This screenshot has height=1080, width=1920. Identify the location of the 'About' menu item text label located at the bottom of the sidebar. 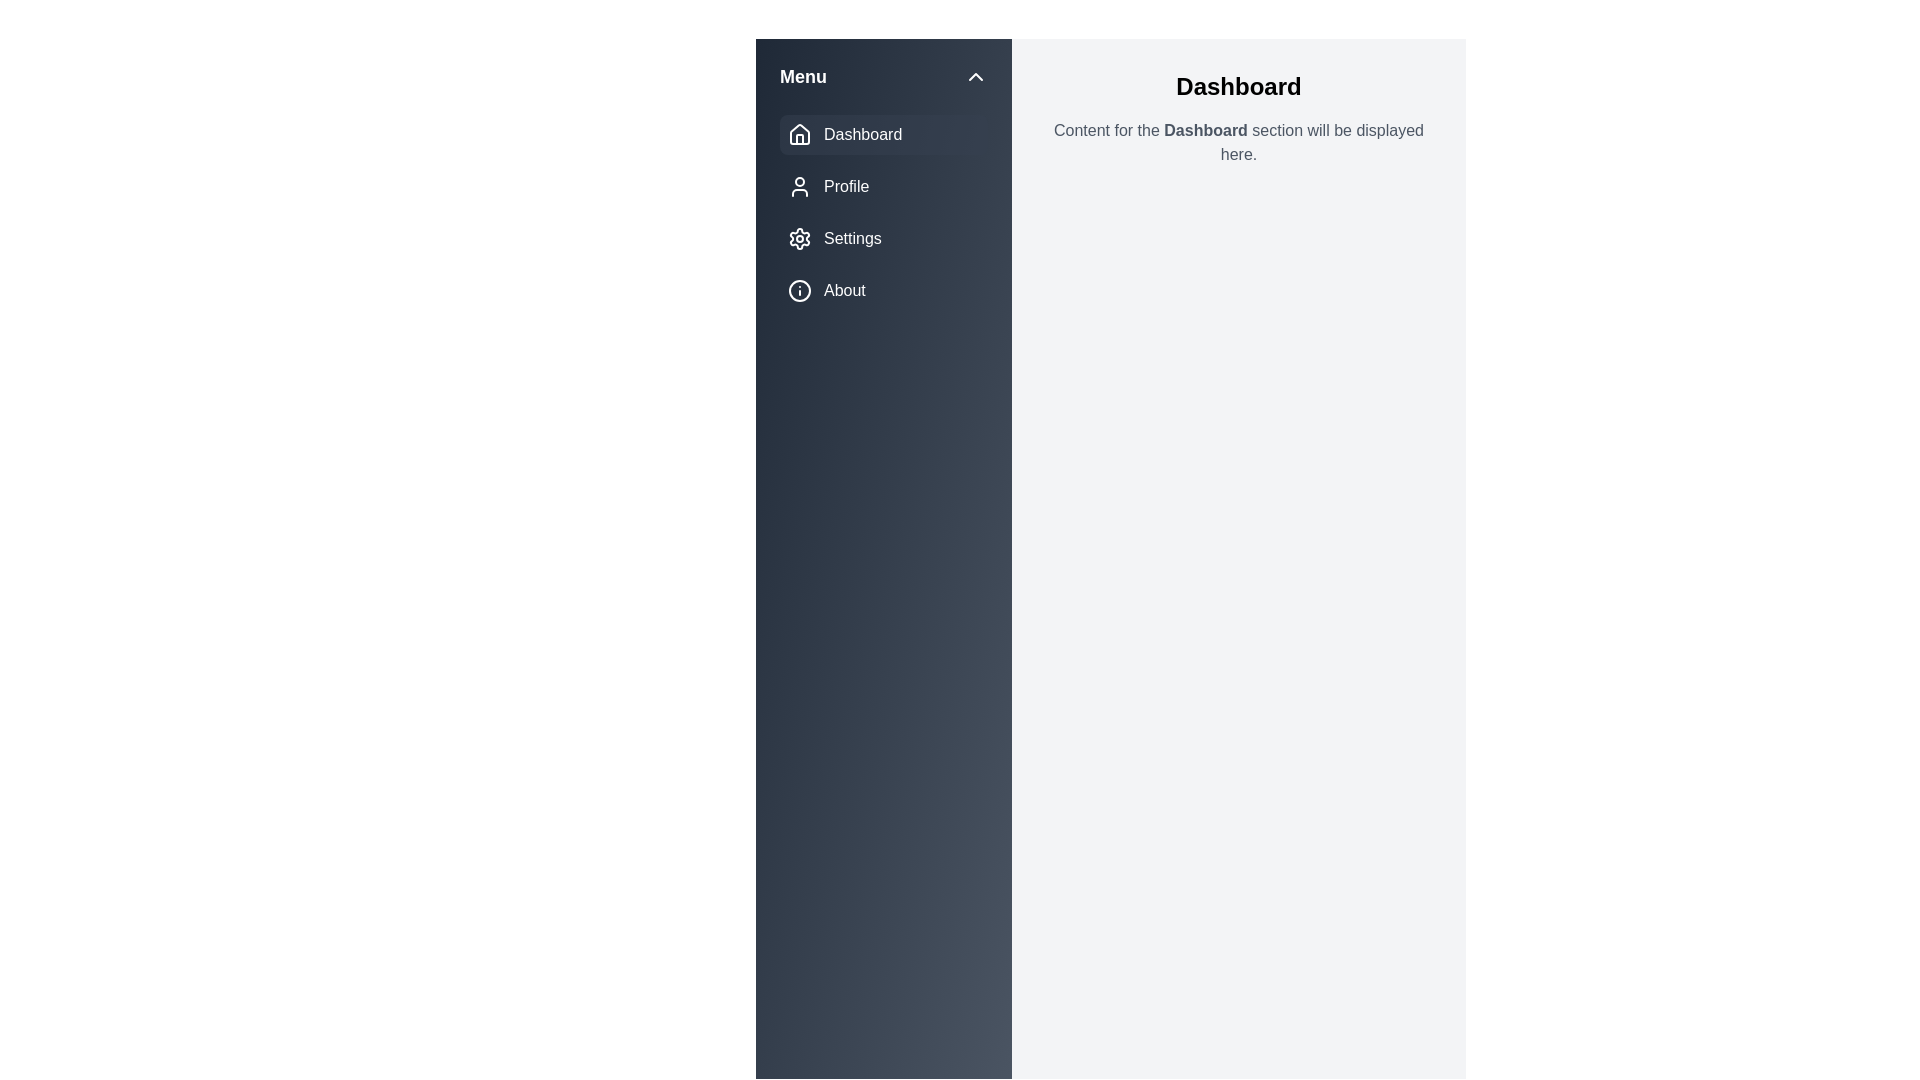
(844, 290).